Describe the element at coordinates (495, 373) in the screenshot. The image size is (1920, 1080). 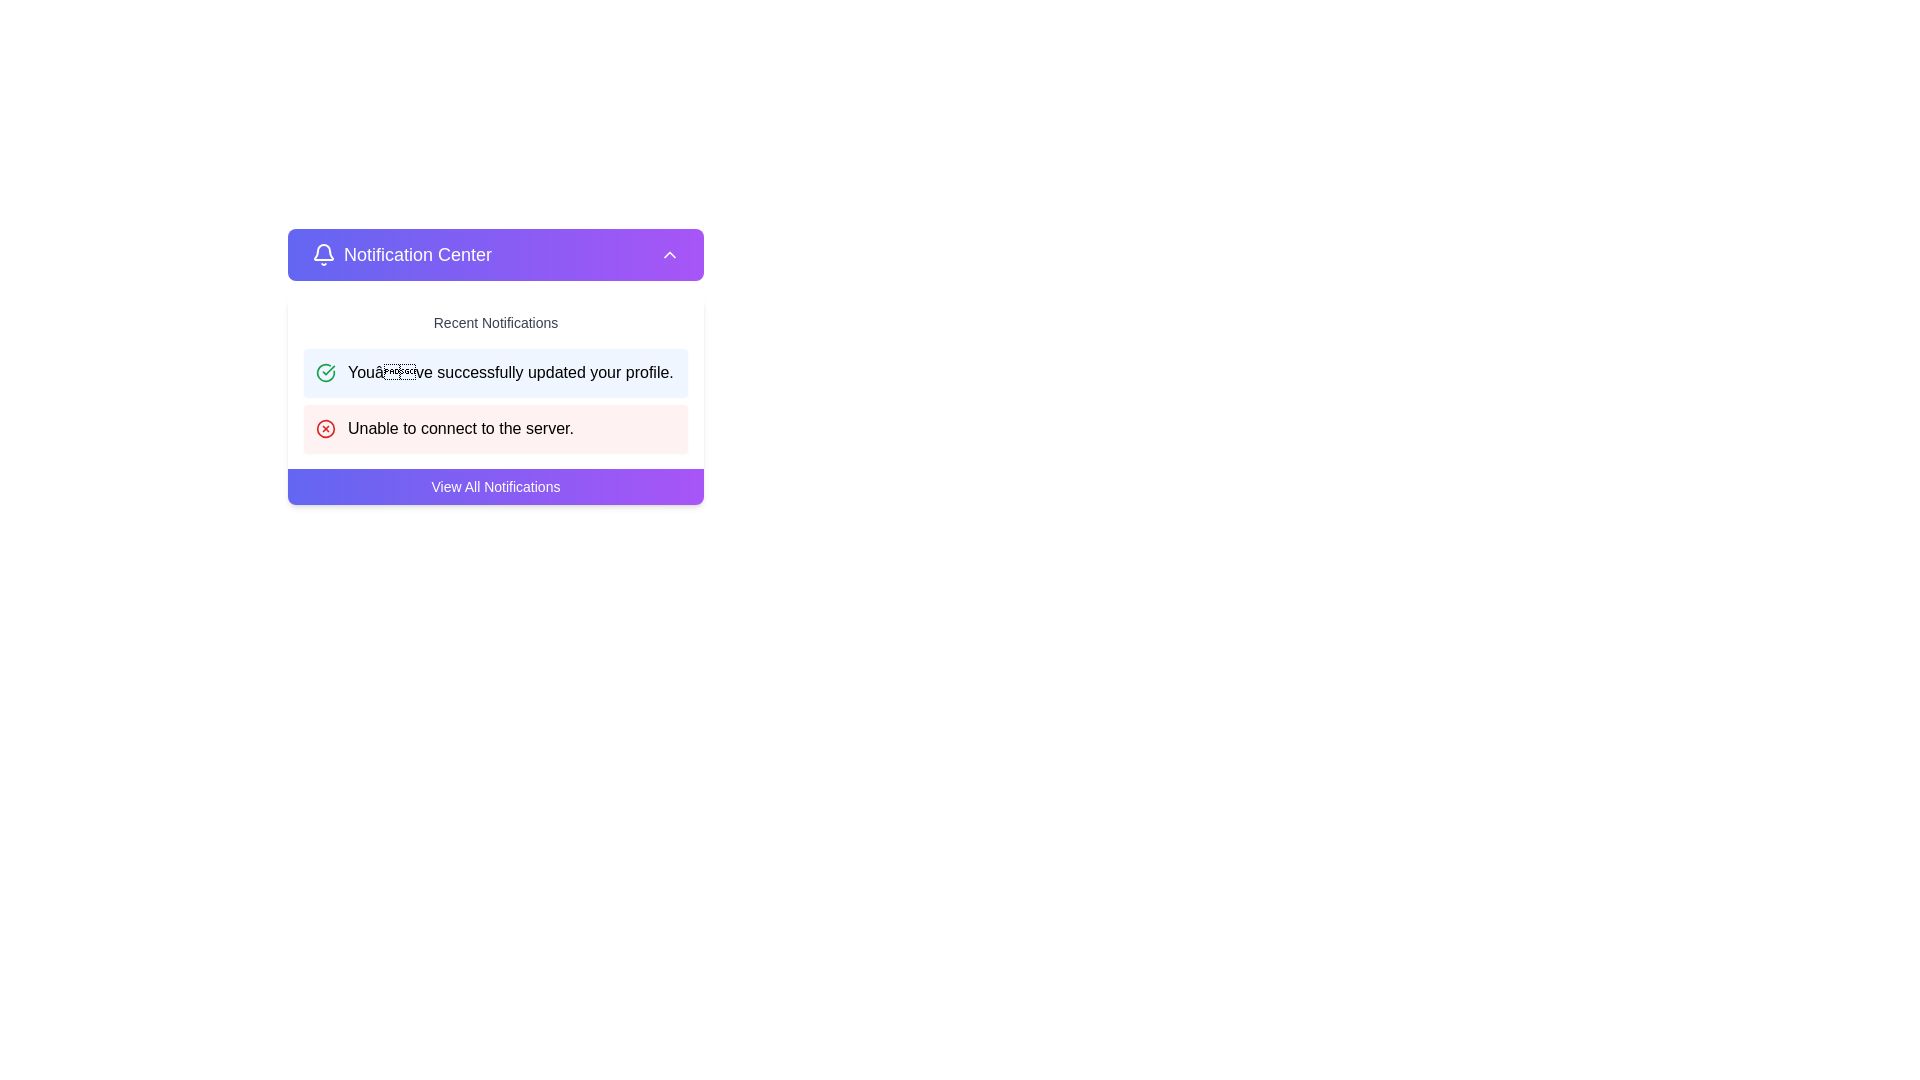
I see `the Notification banner with a blue background that states 'You’ve successfully updated your profile.'` at that location.